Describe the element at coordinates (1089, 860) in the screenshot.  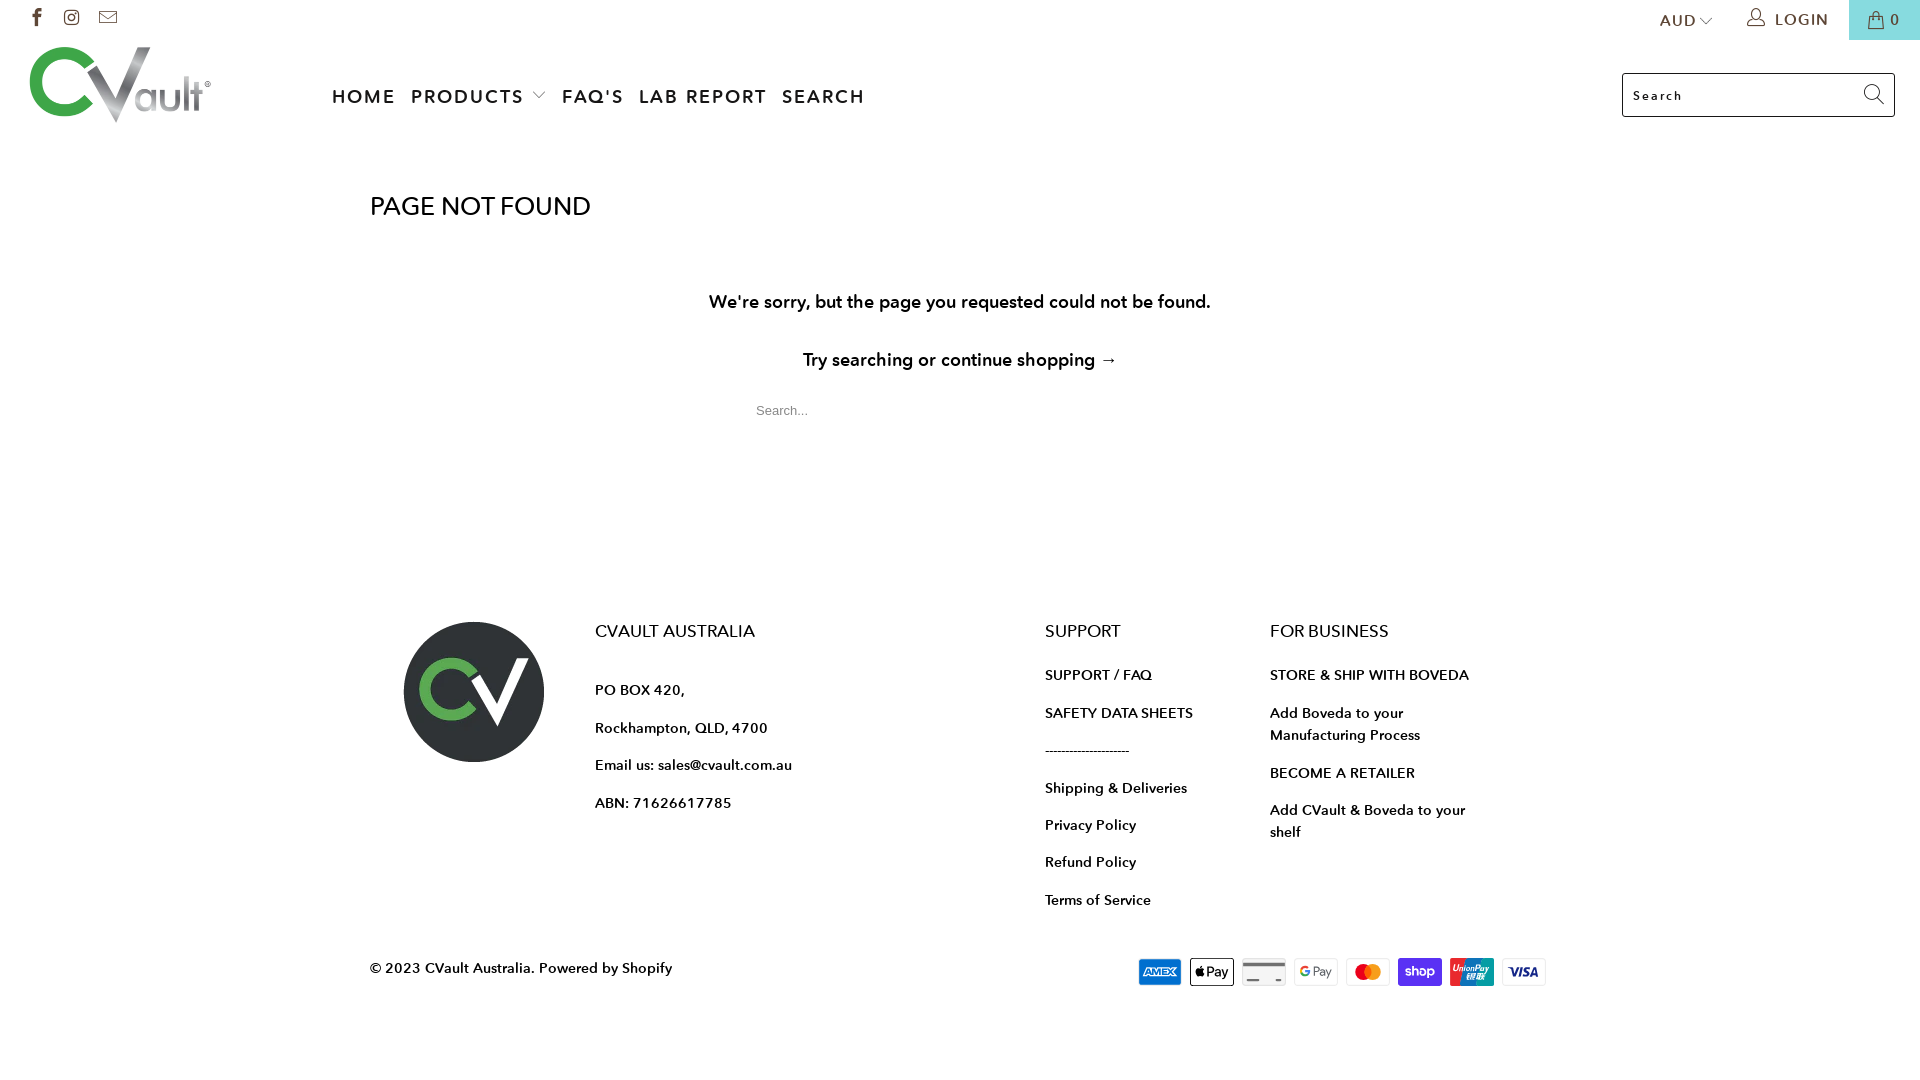
I see `'Refund Policy'` at that location.